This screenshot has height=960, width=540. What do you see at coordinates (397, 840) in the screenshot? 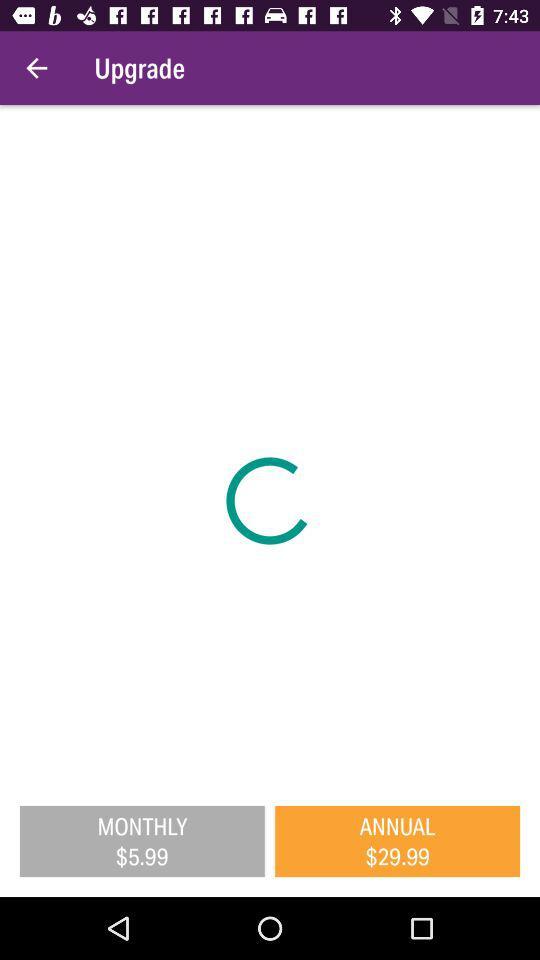
I see `item at the bottom right corner` at bounding box center [397, 840].